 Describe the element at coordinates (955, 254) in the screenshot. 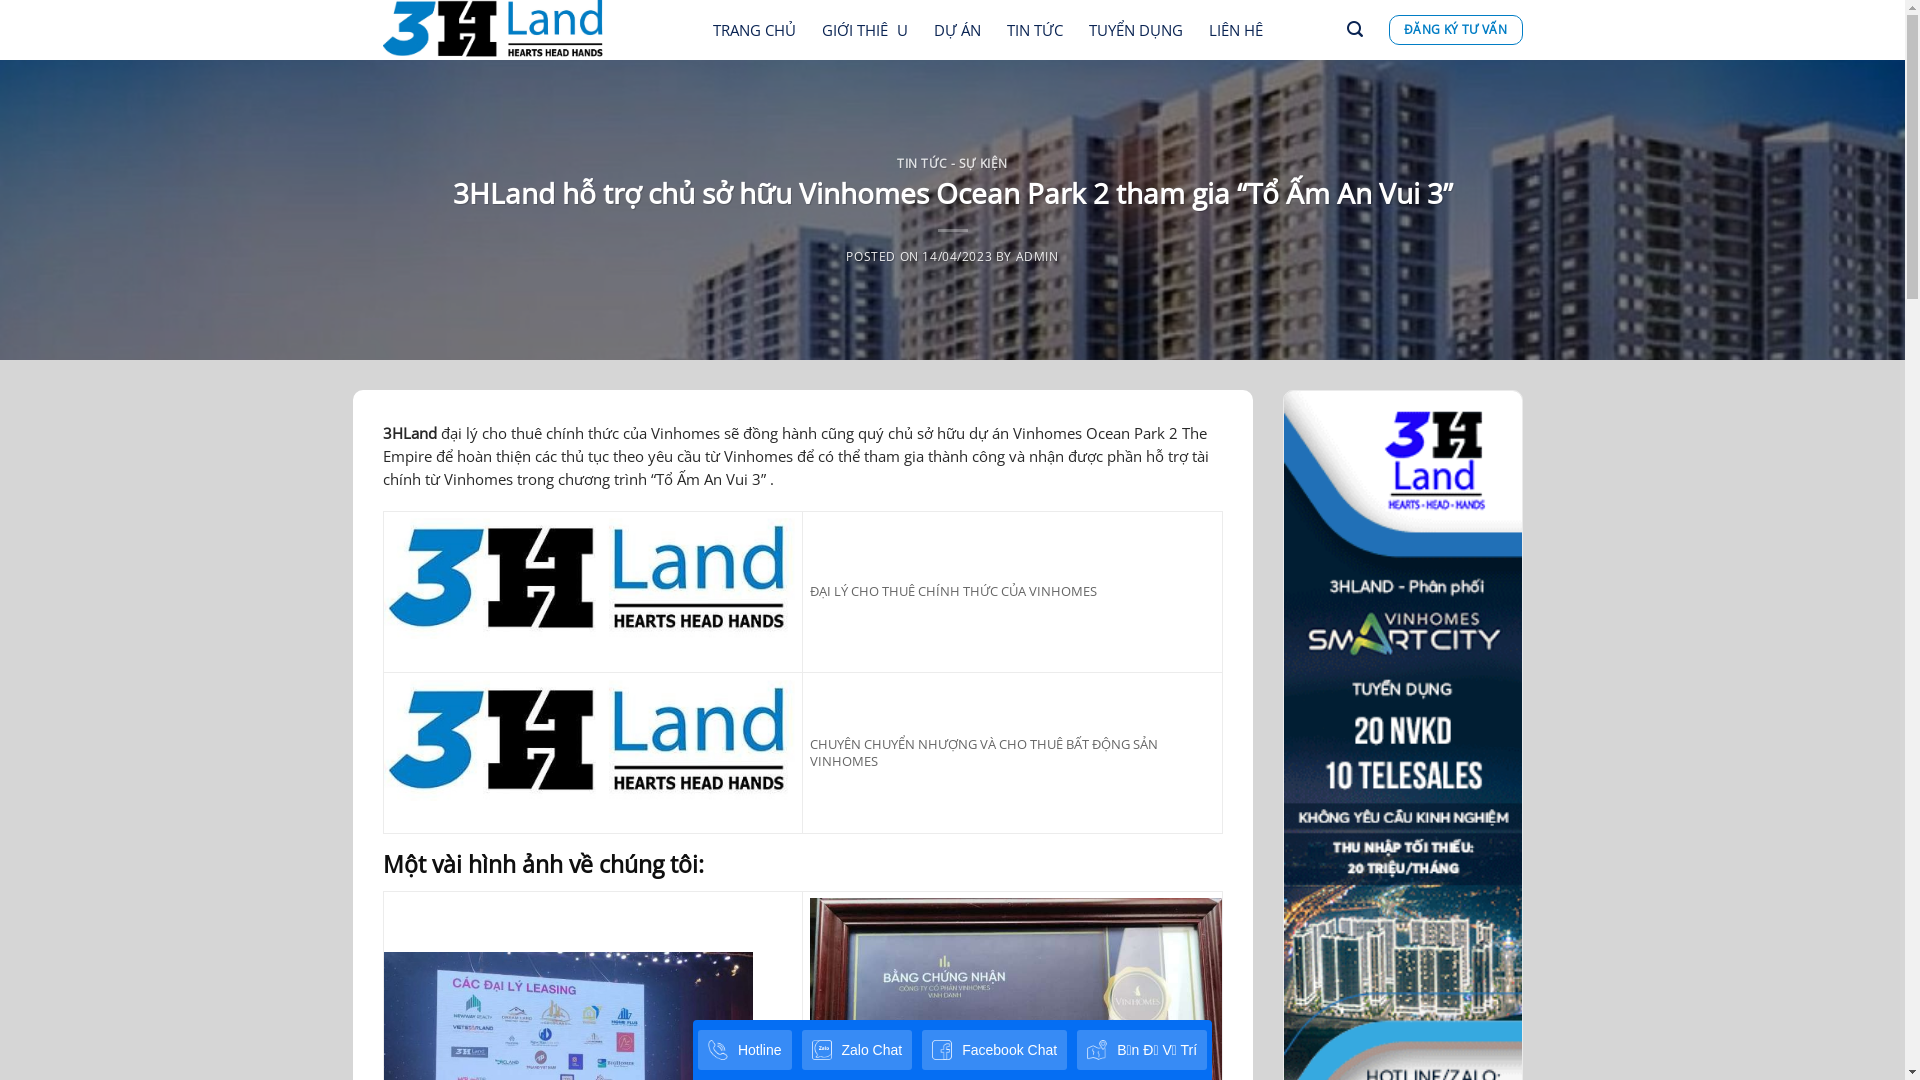

I see `'14/04/2023'` at that location.